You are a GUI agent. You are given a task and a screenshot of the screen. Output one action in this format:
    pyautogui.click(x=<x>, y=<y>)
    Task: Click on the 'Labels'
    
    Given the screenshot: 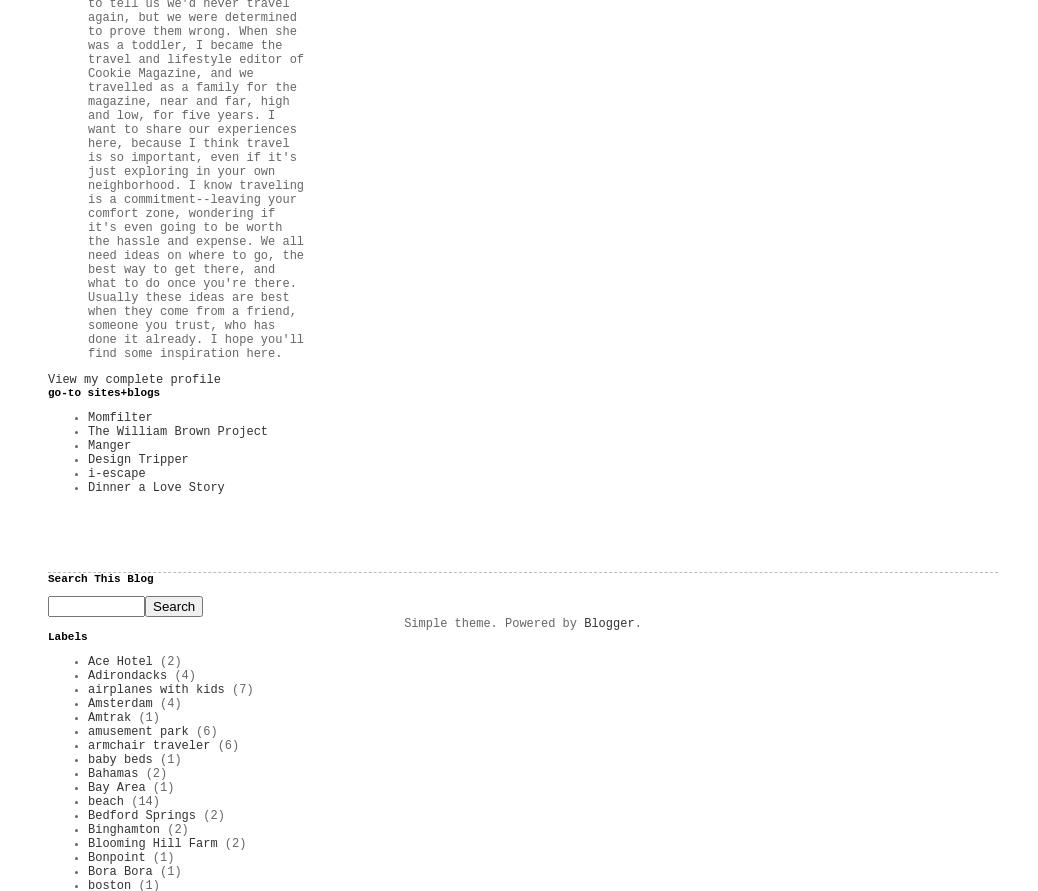 What is the action you would take?
    pyautogui.click(x=66, y=635)
    